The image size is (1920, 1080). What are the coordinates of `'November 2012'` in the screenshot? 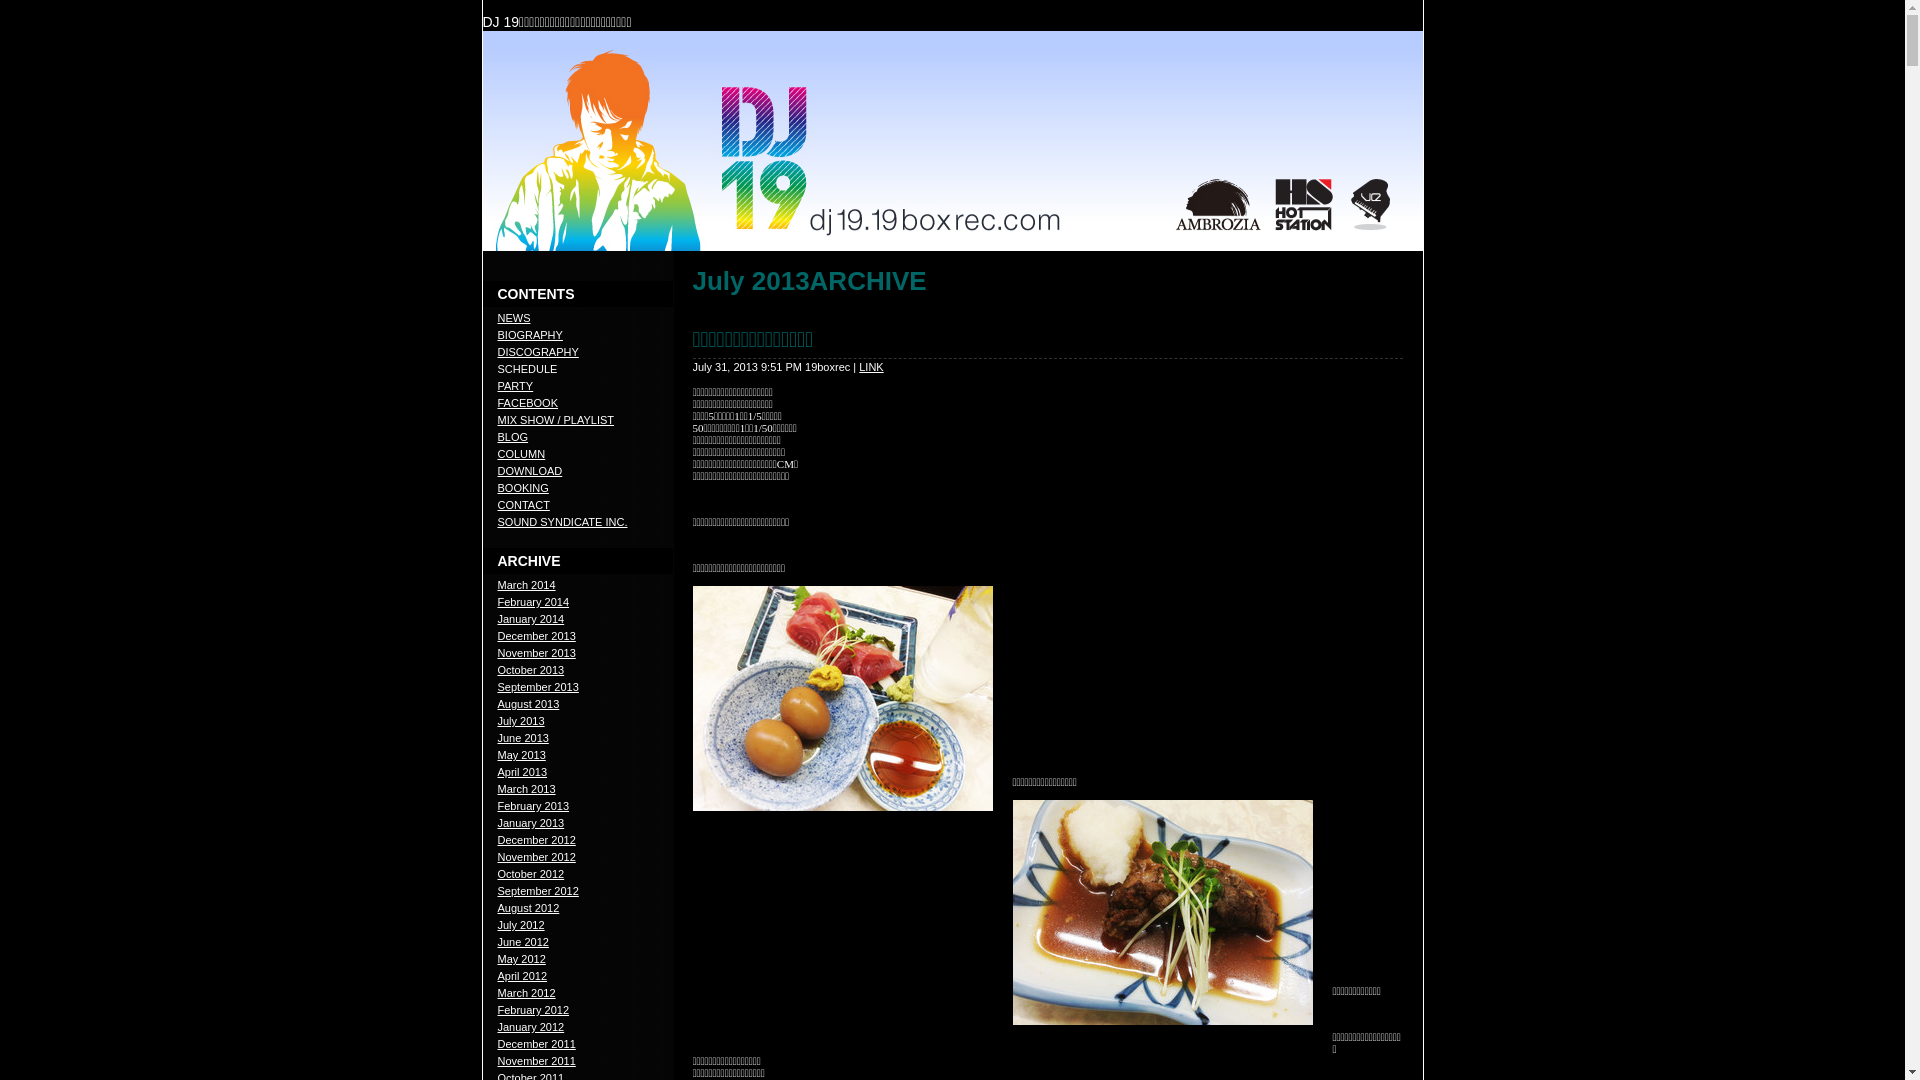 It's located at (537, 855).